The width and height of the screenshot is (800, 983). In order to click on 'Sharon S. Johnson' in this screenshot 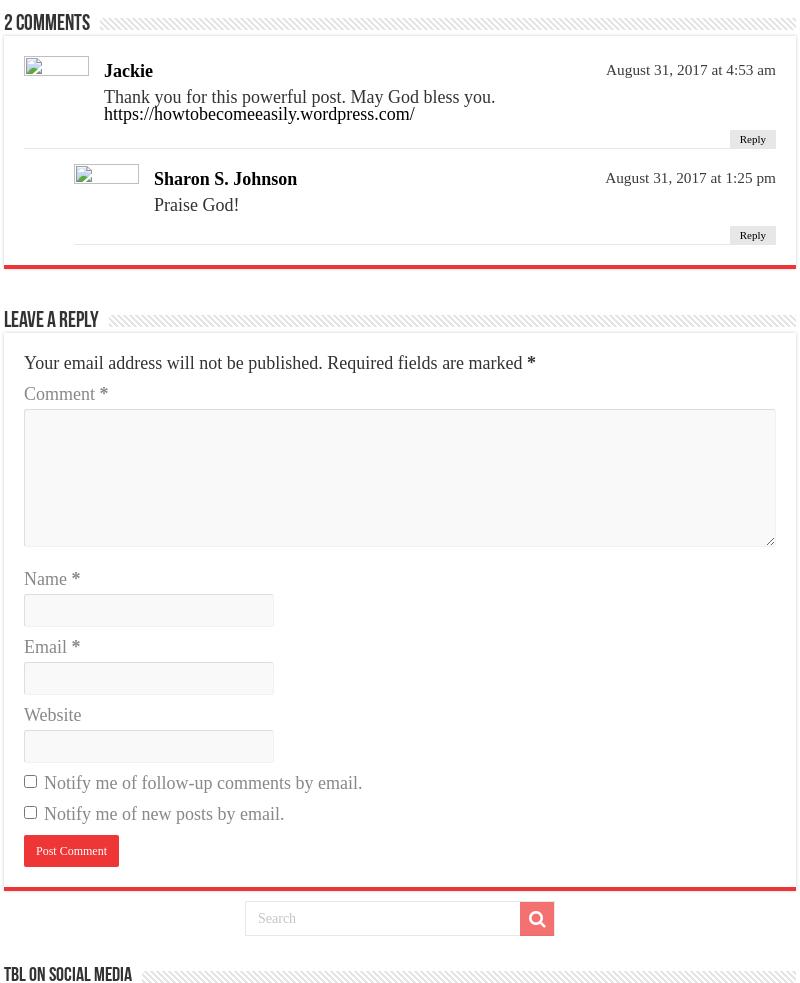, I will do `click(225, 178)`.